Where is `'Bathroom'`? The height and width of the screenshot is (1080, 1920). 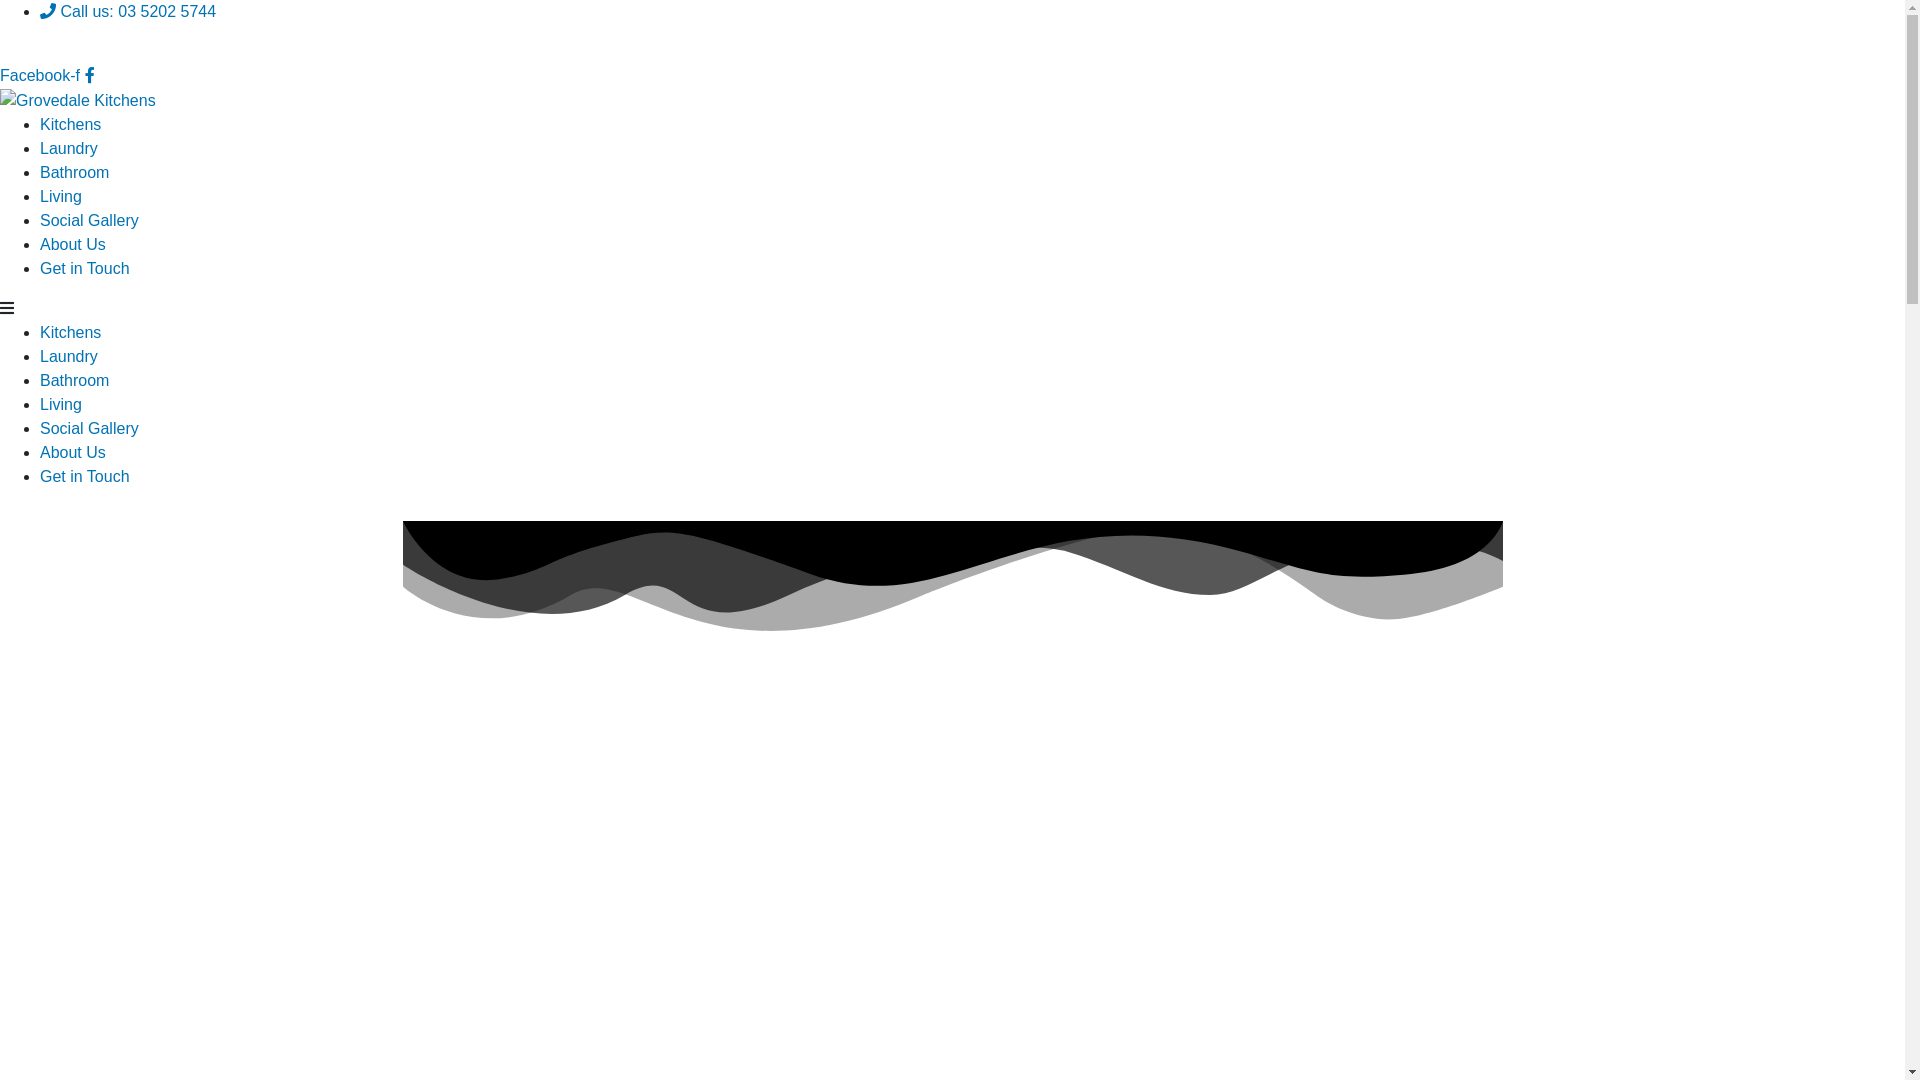 'Bathroom' is located at coordinates (74, 380).